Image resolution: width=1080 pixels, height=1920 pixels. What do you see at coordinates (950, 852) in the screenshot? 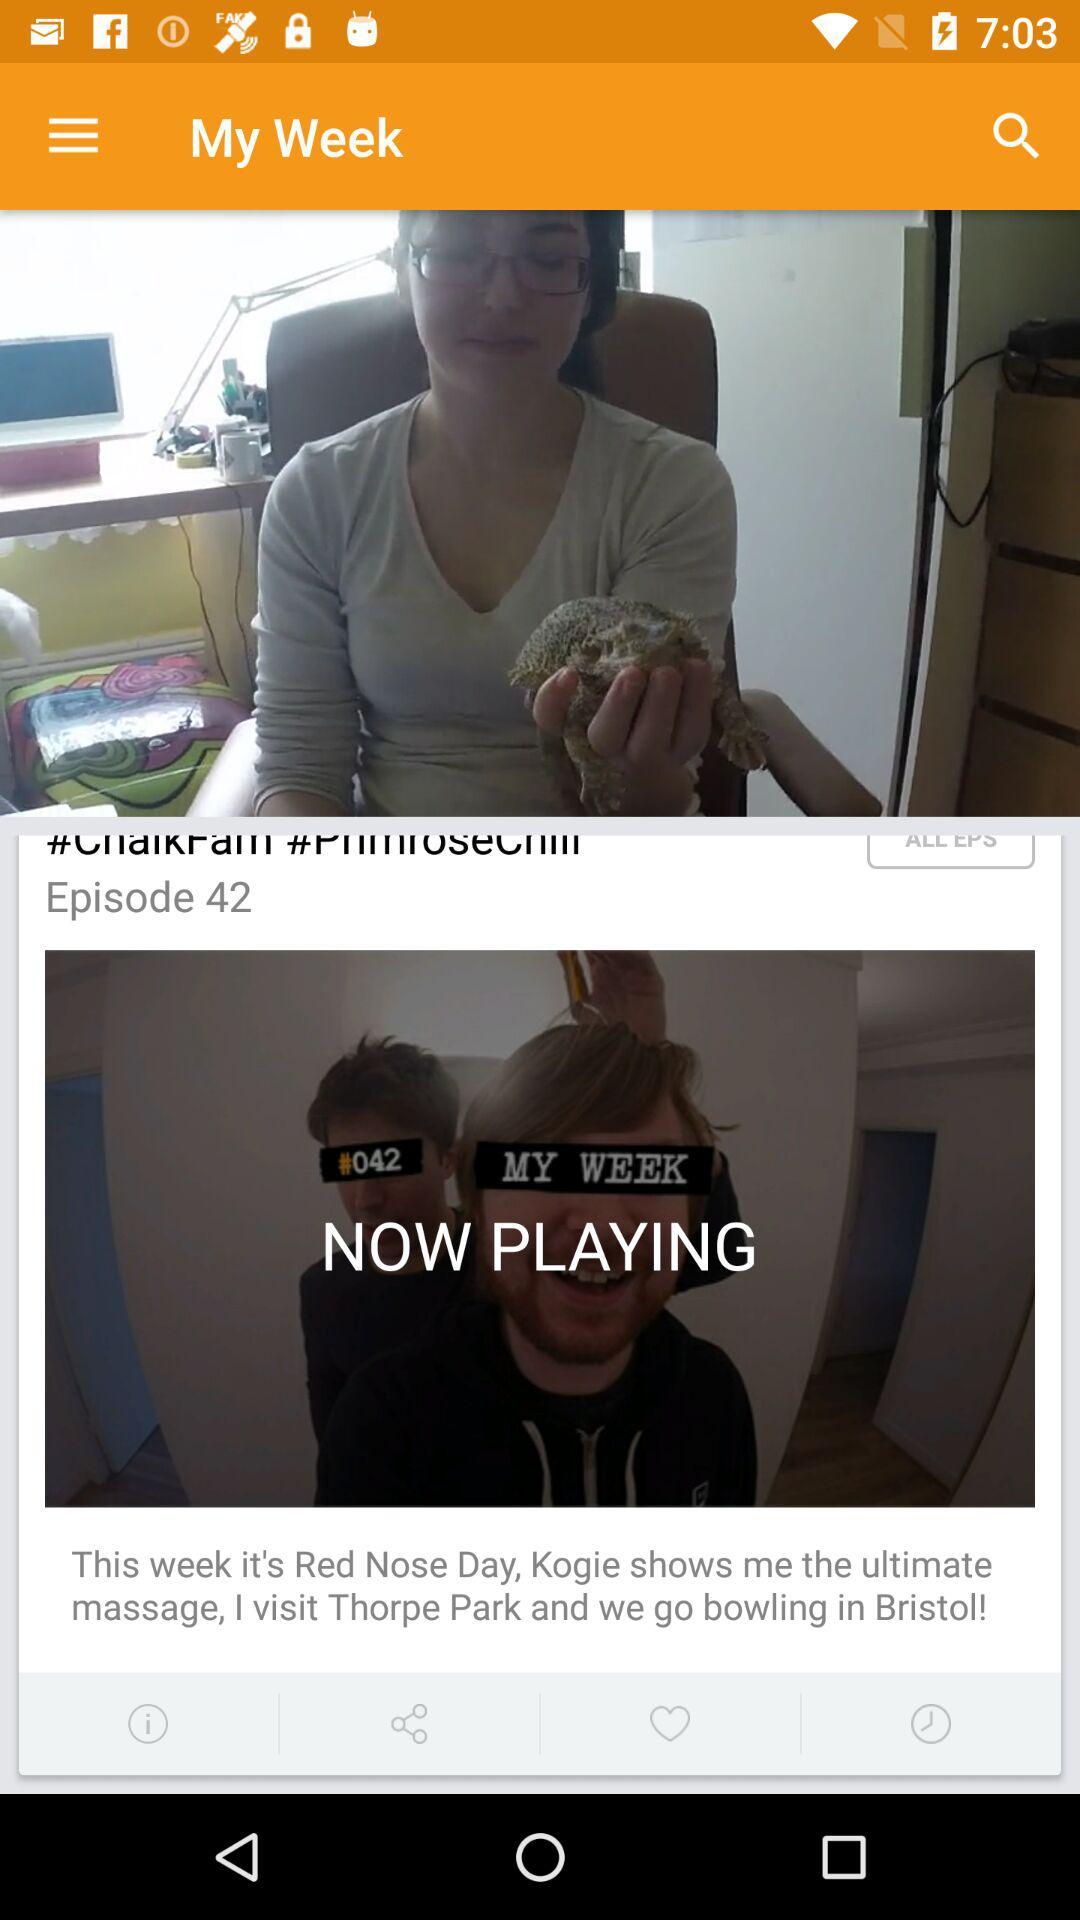
I see `the text which is right to the episode 42` at bounding box center [950, 852].